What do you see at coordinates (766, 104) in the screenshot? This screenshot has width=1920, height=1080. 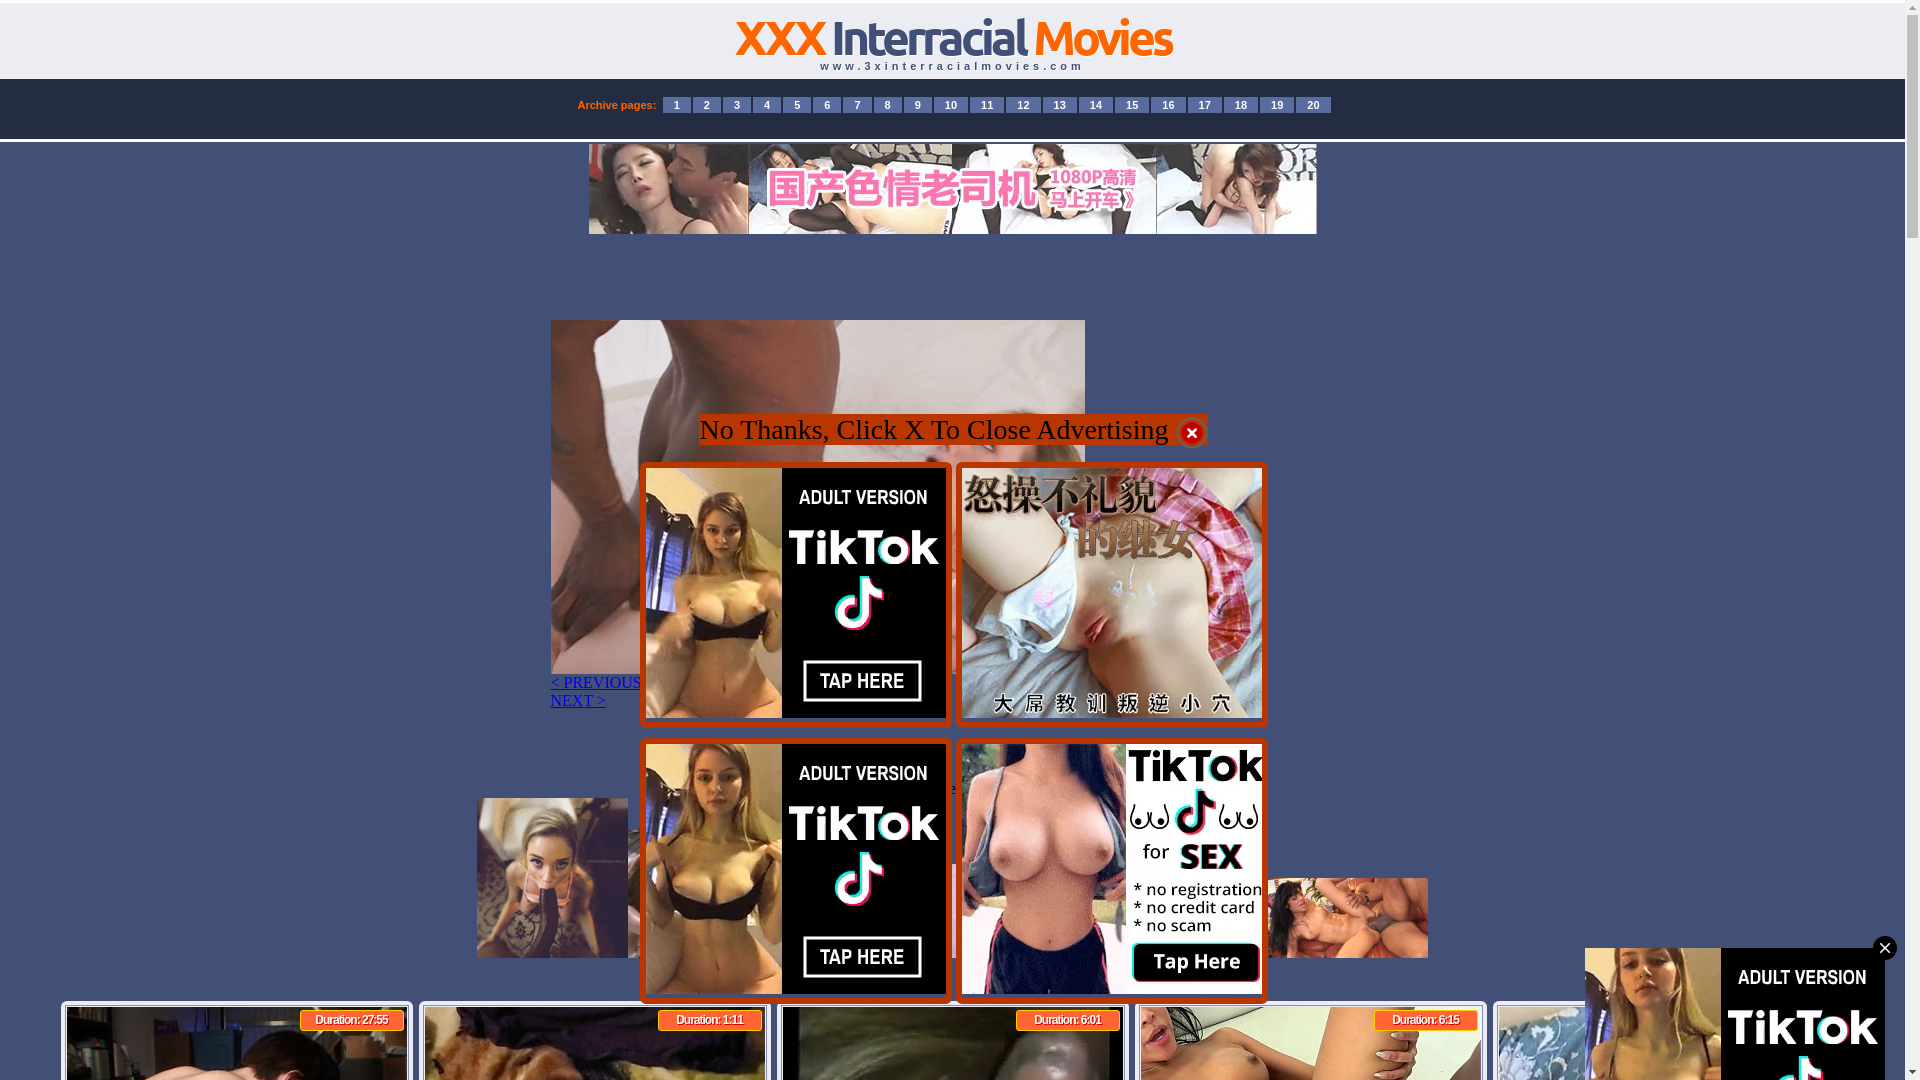 I see `'4'` at bounding box center [766, 104].